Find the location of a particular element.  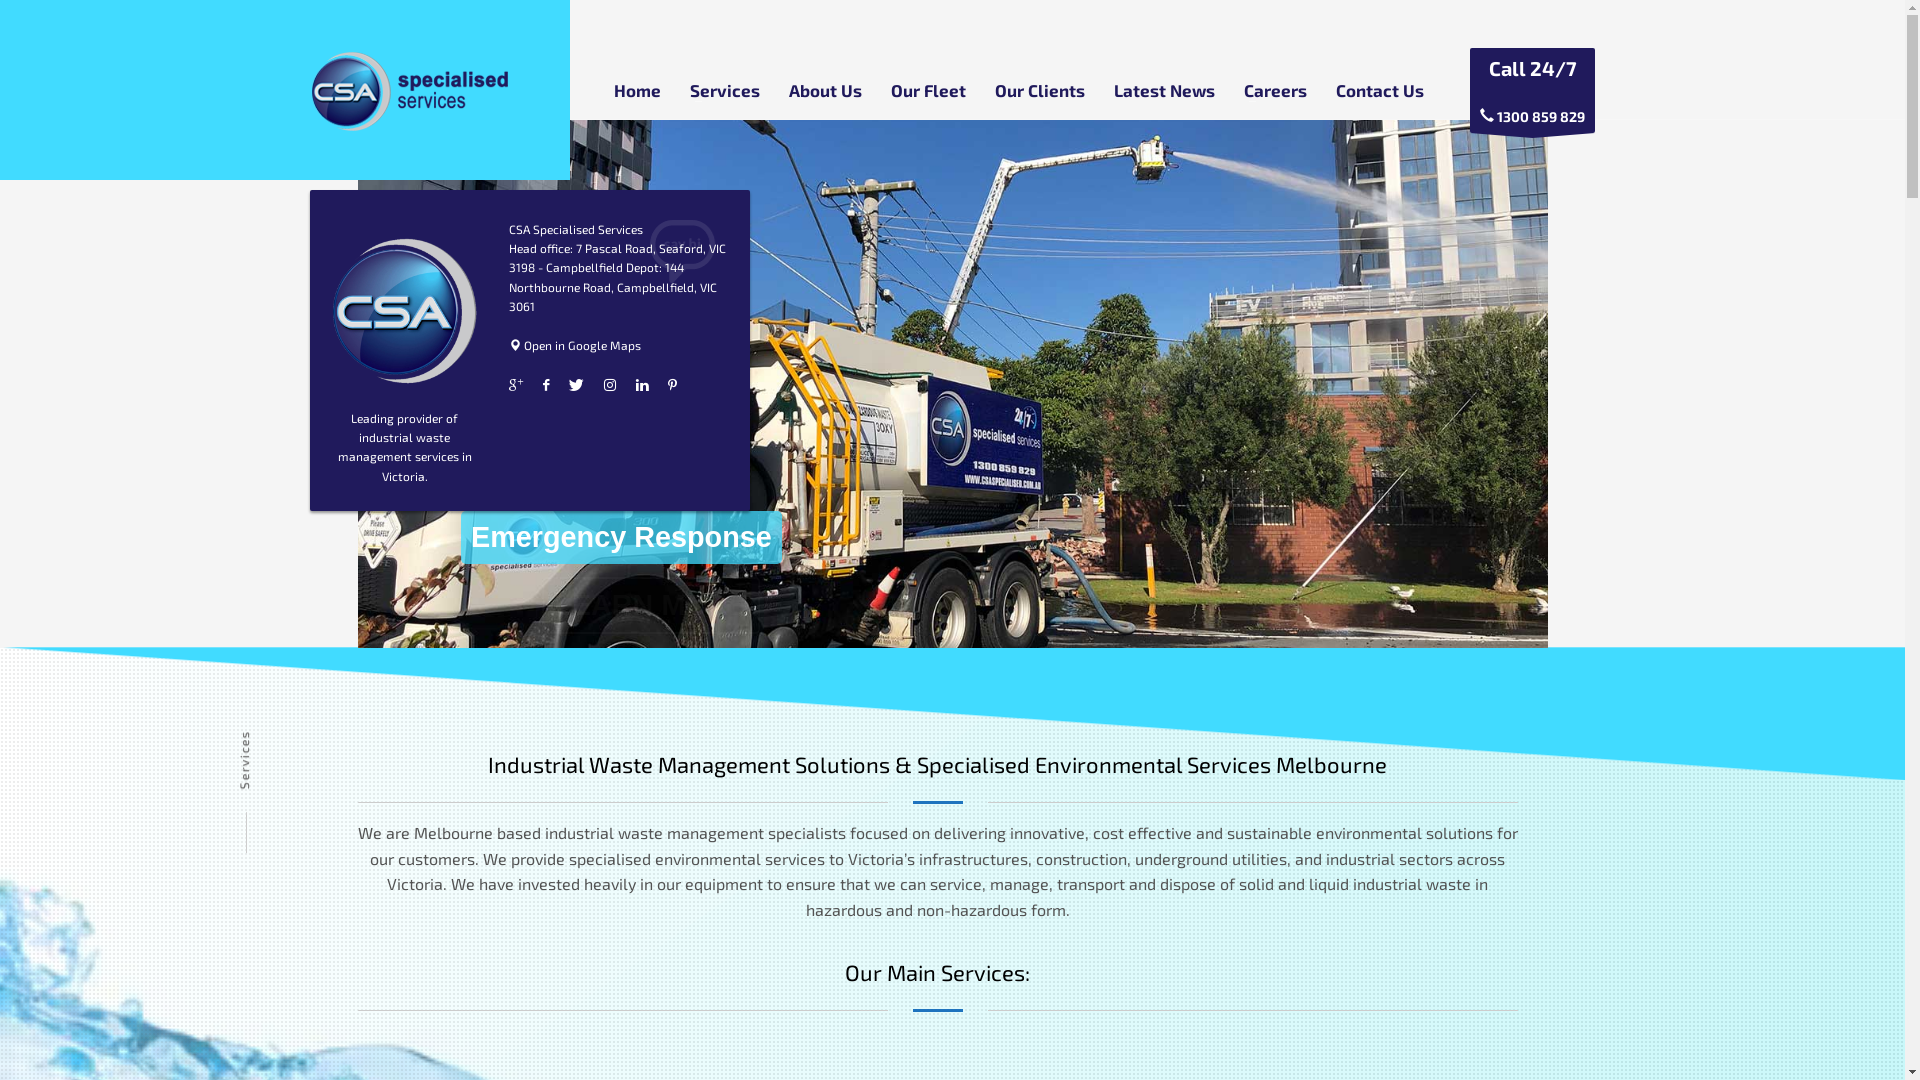

'Latest News' is located at coordinates (1164, 88).